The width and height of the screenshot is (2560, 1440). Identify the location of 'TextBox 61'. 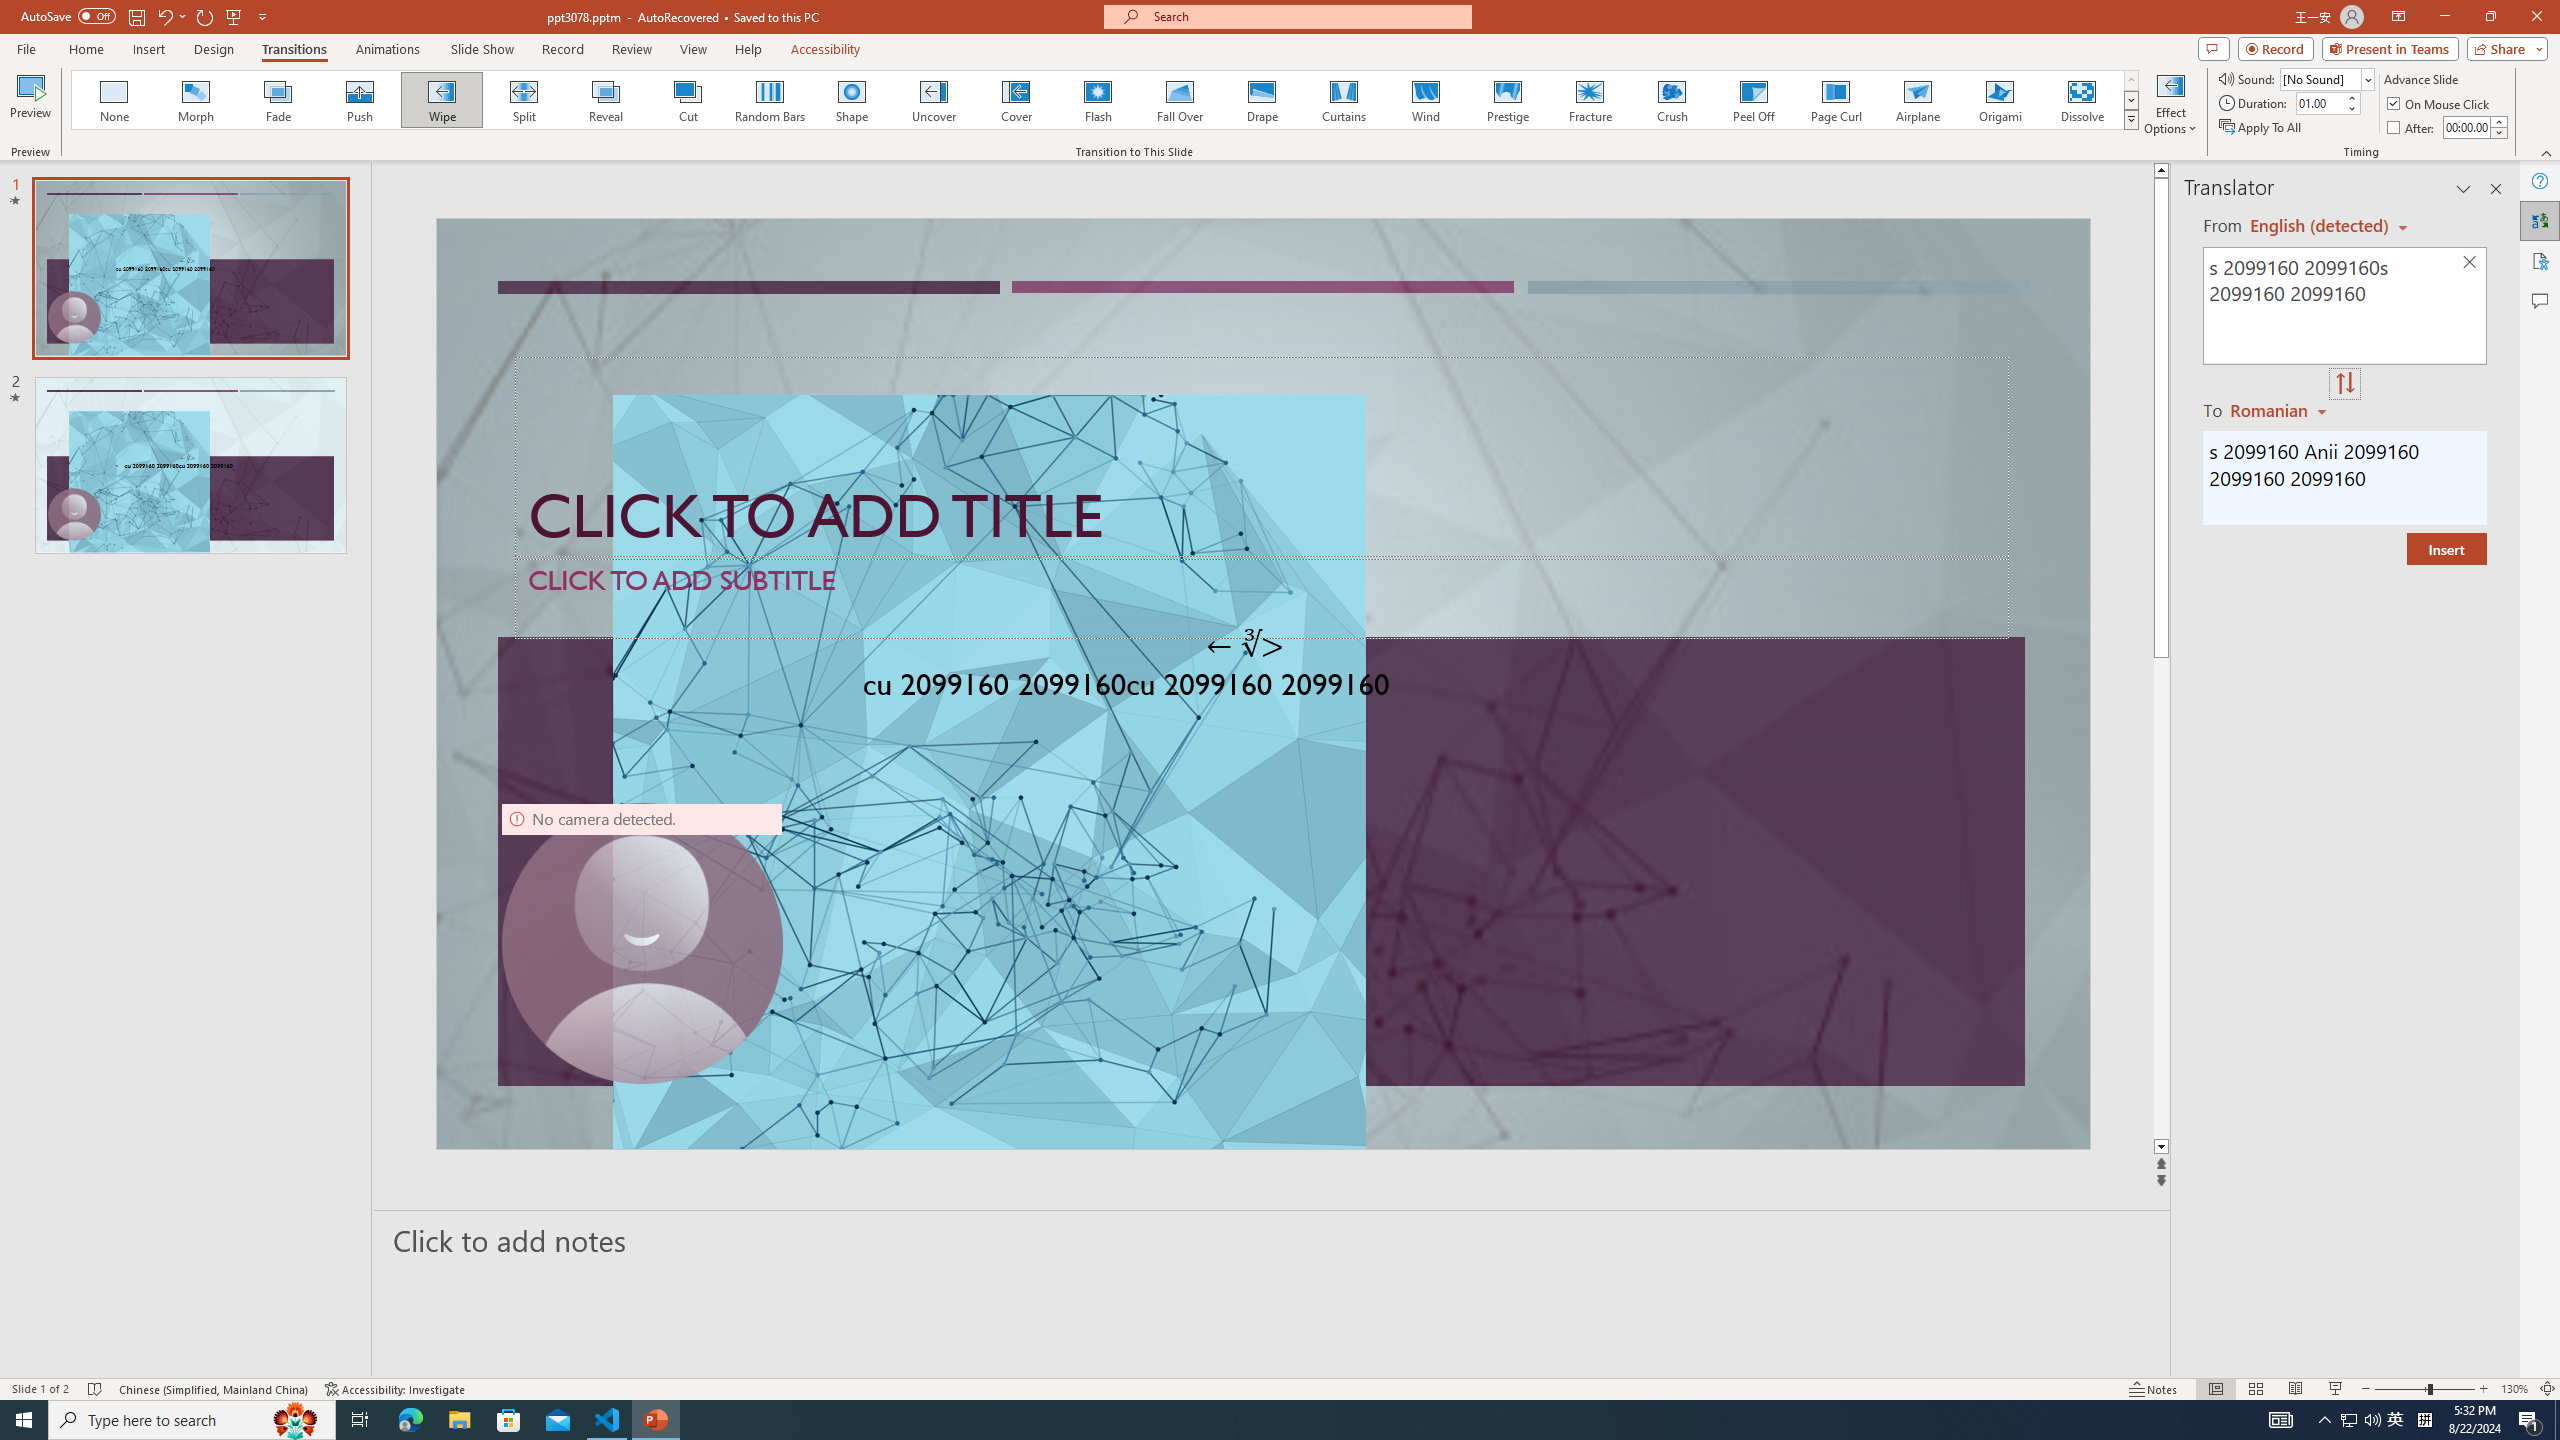
(1259, 688).